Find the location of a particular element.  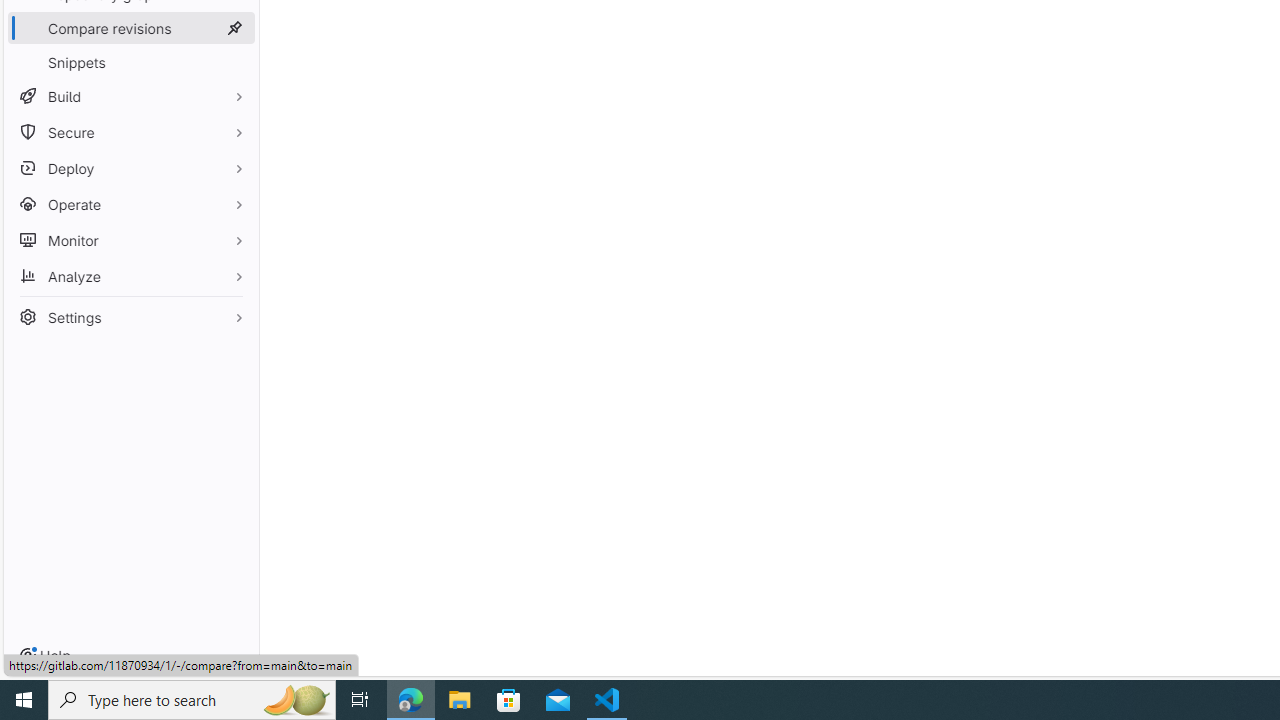

'Secure' is located at coordinates (130, 132).